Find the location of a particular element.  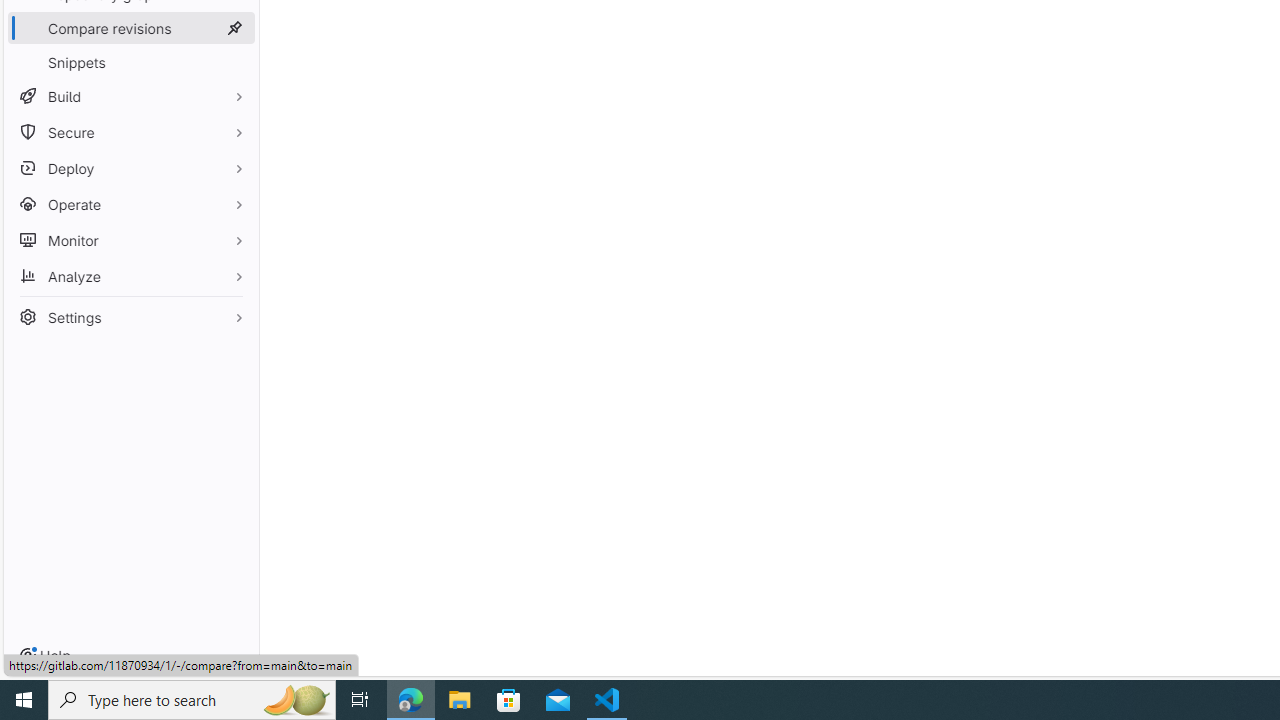

'Secure' is located at coordinates (130, 132).